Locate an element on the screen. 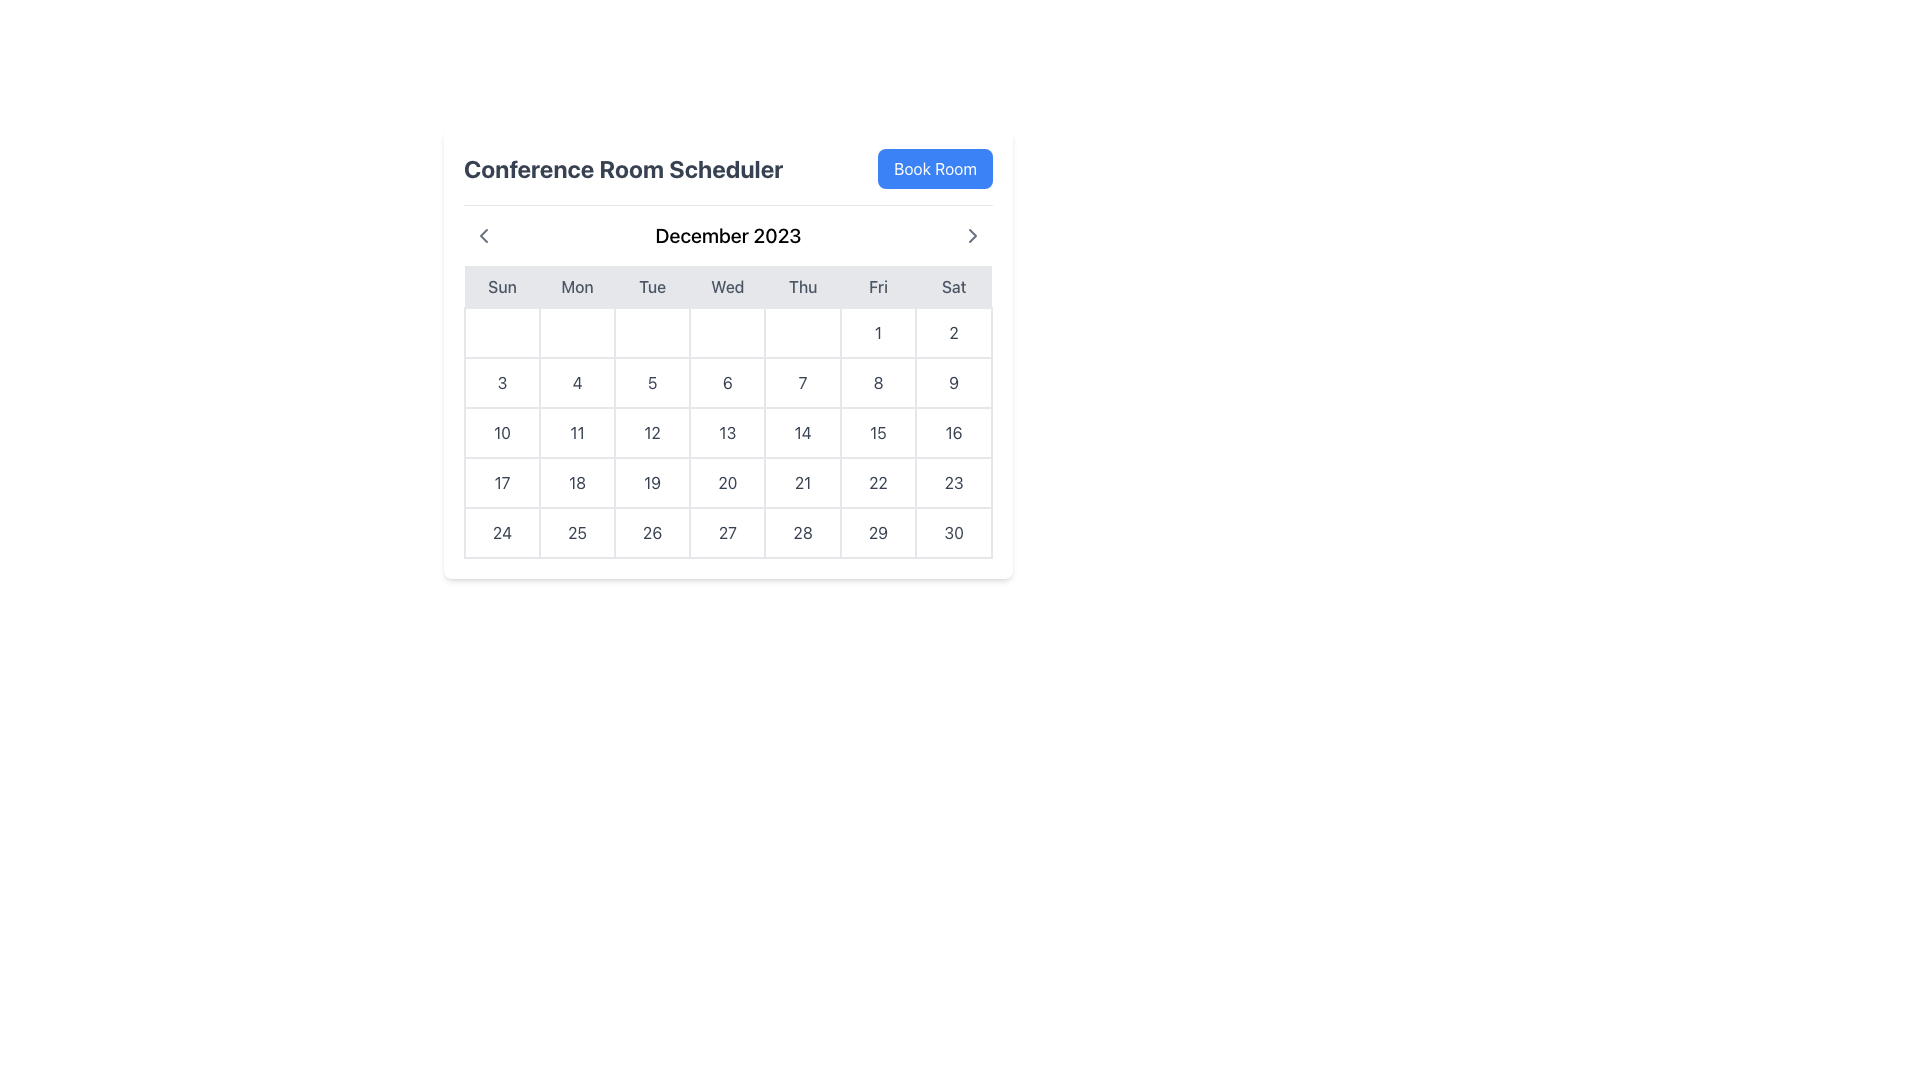 This screenshot has width=1920, height=1080. the clickable calendar date element representing the date '27', styled as a box with a rounded border and grey text is located at coordinates (727, 531).